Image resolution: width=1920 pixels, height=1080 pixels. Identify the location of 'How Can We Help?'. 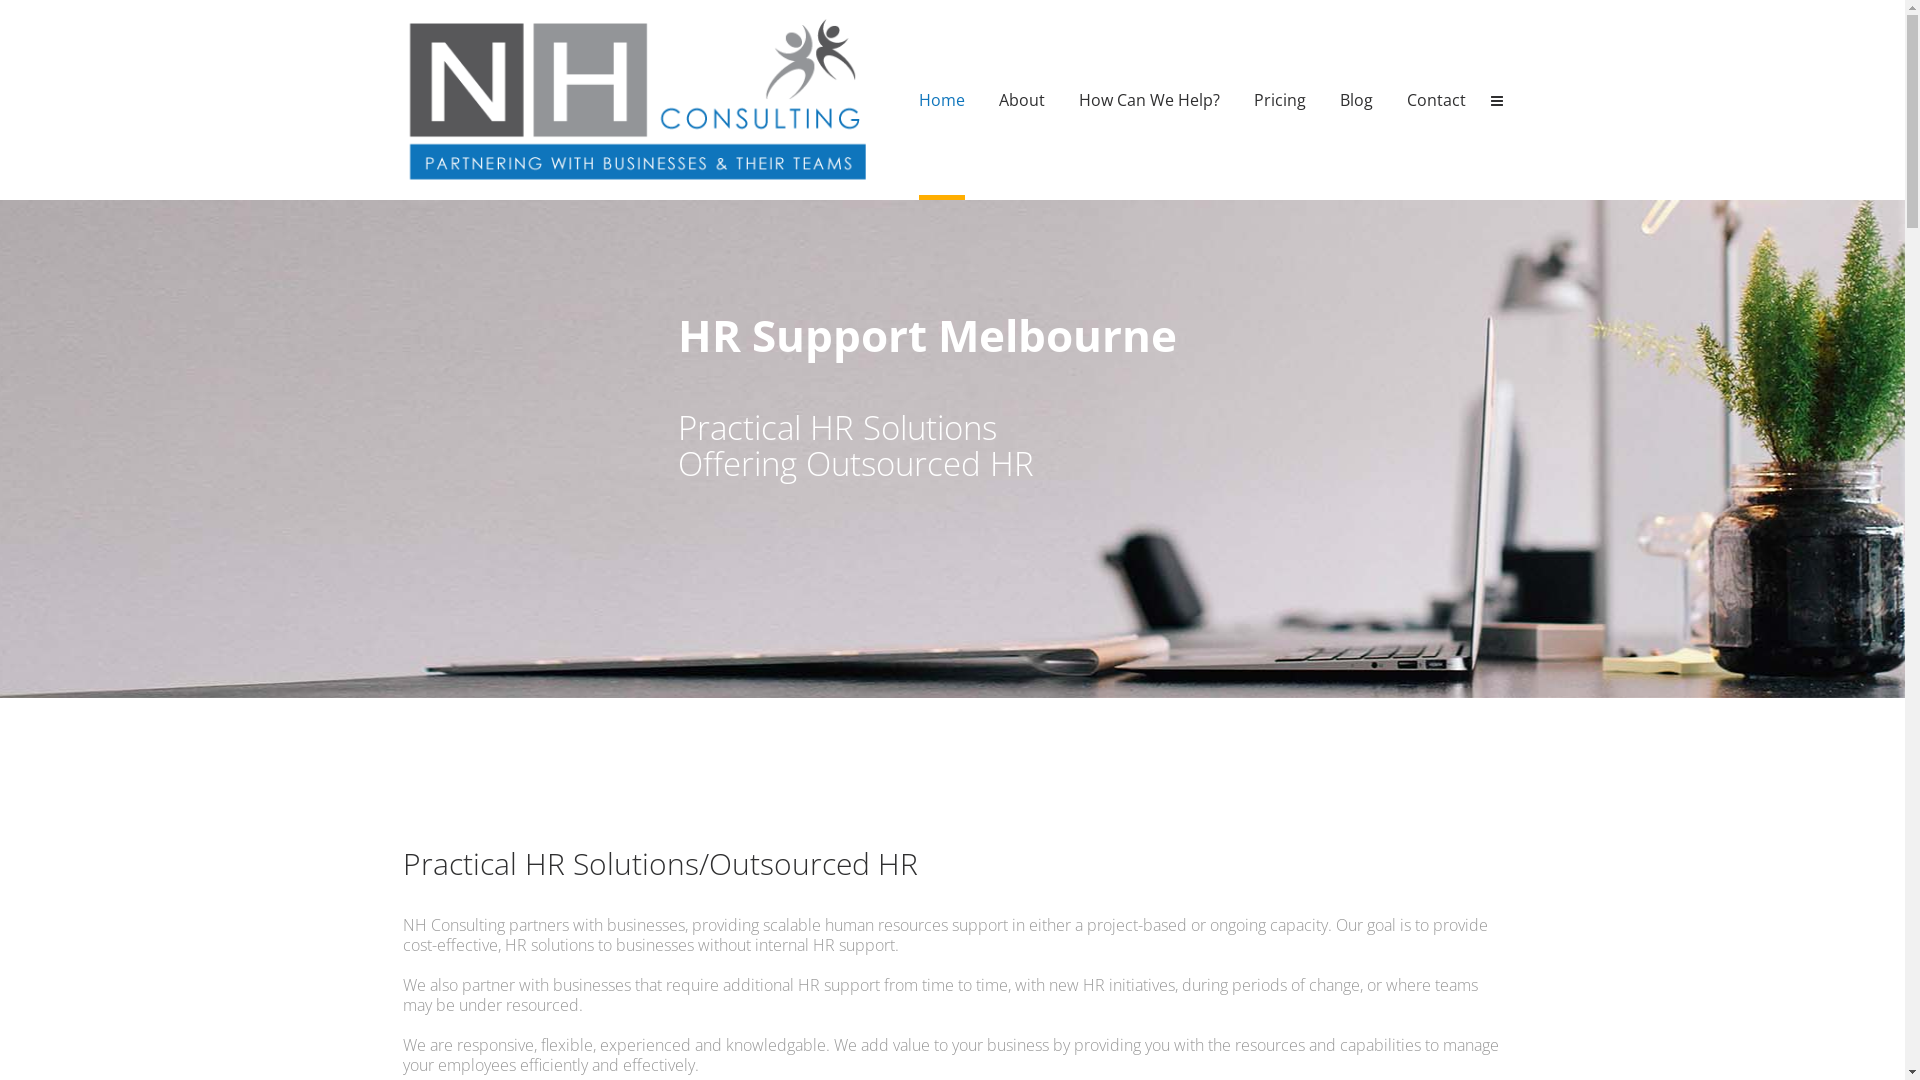
(1077, 100).